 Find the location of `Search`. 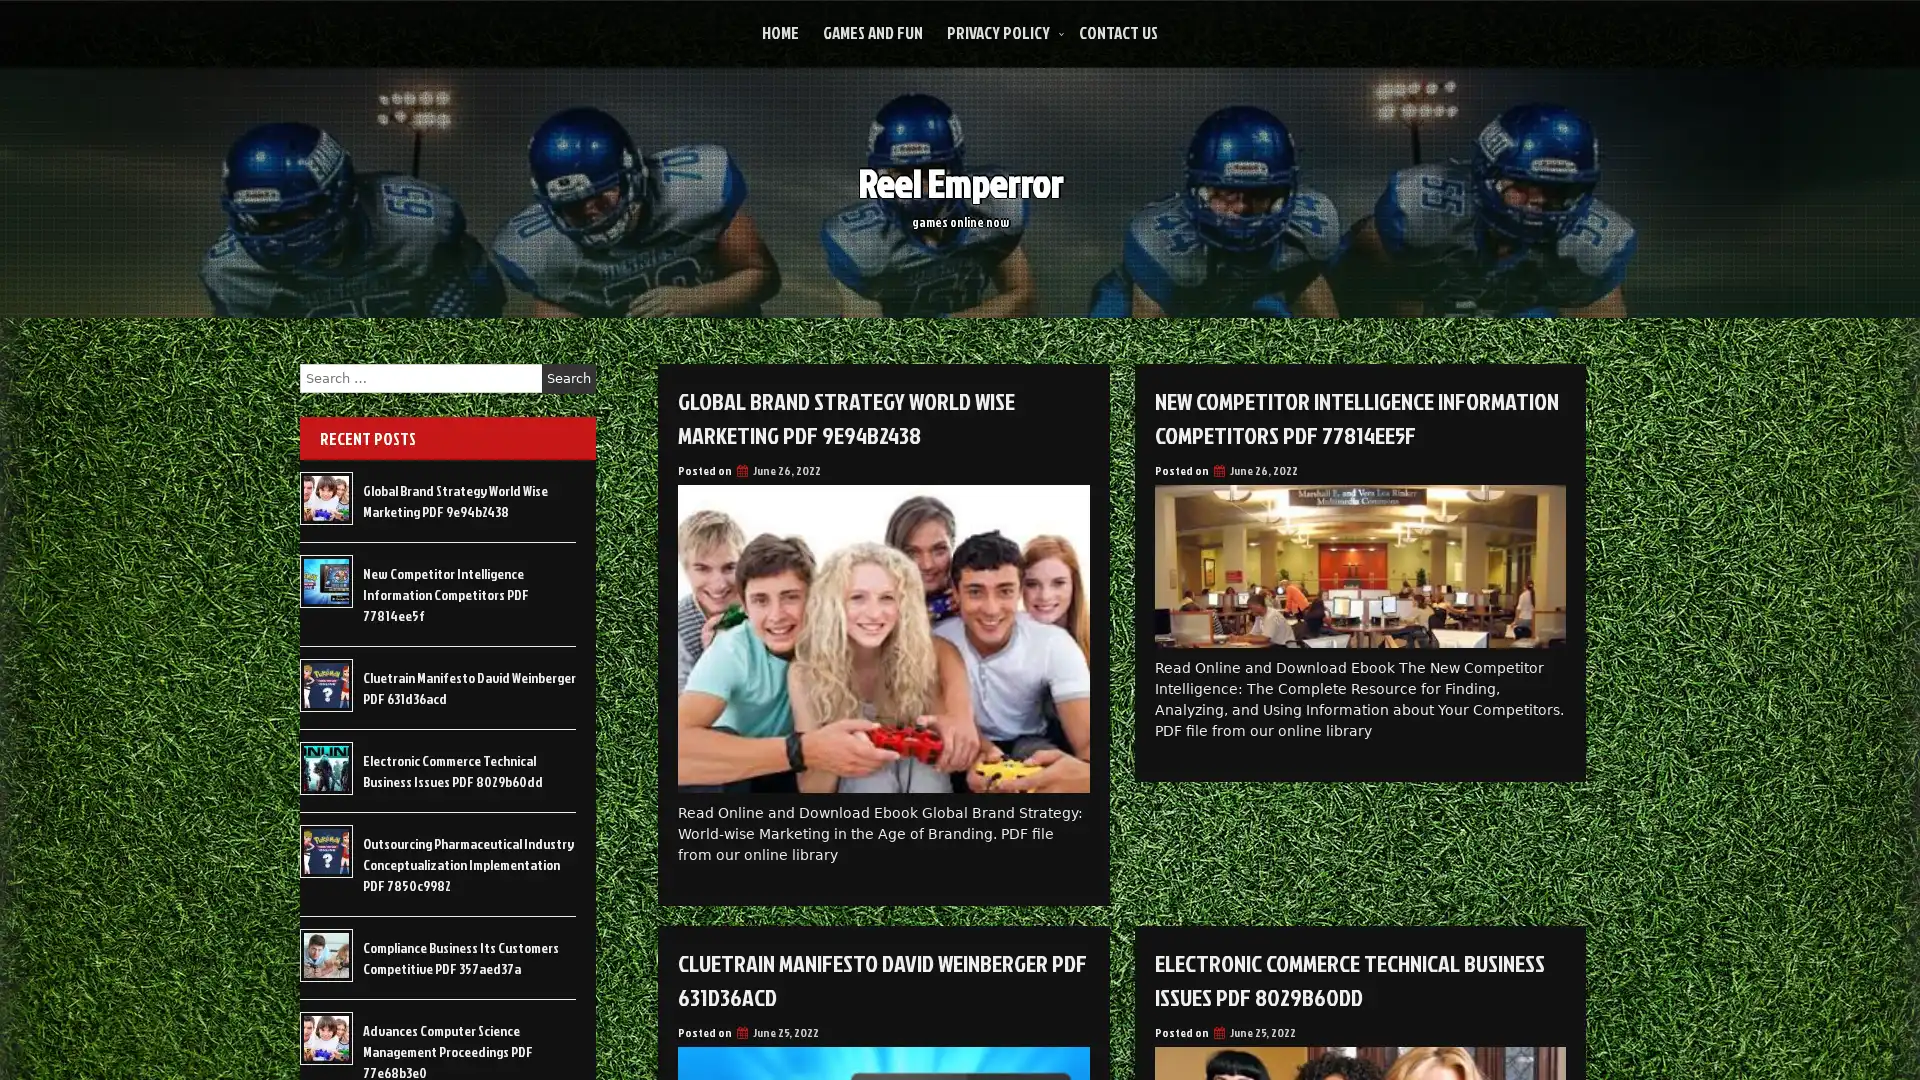

Search is located at coordinates (568, 378).